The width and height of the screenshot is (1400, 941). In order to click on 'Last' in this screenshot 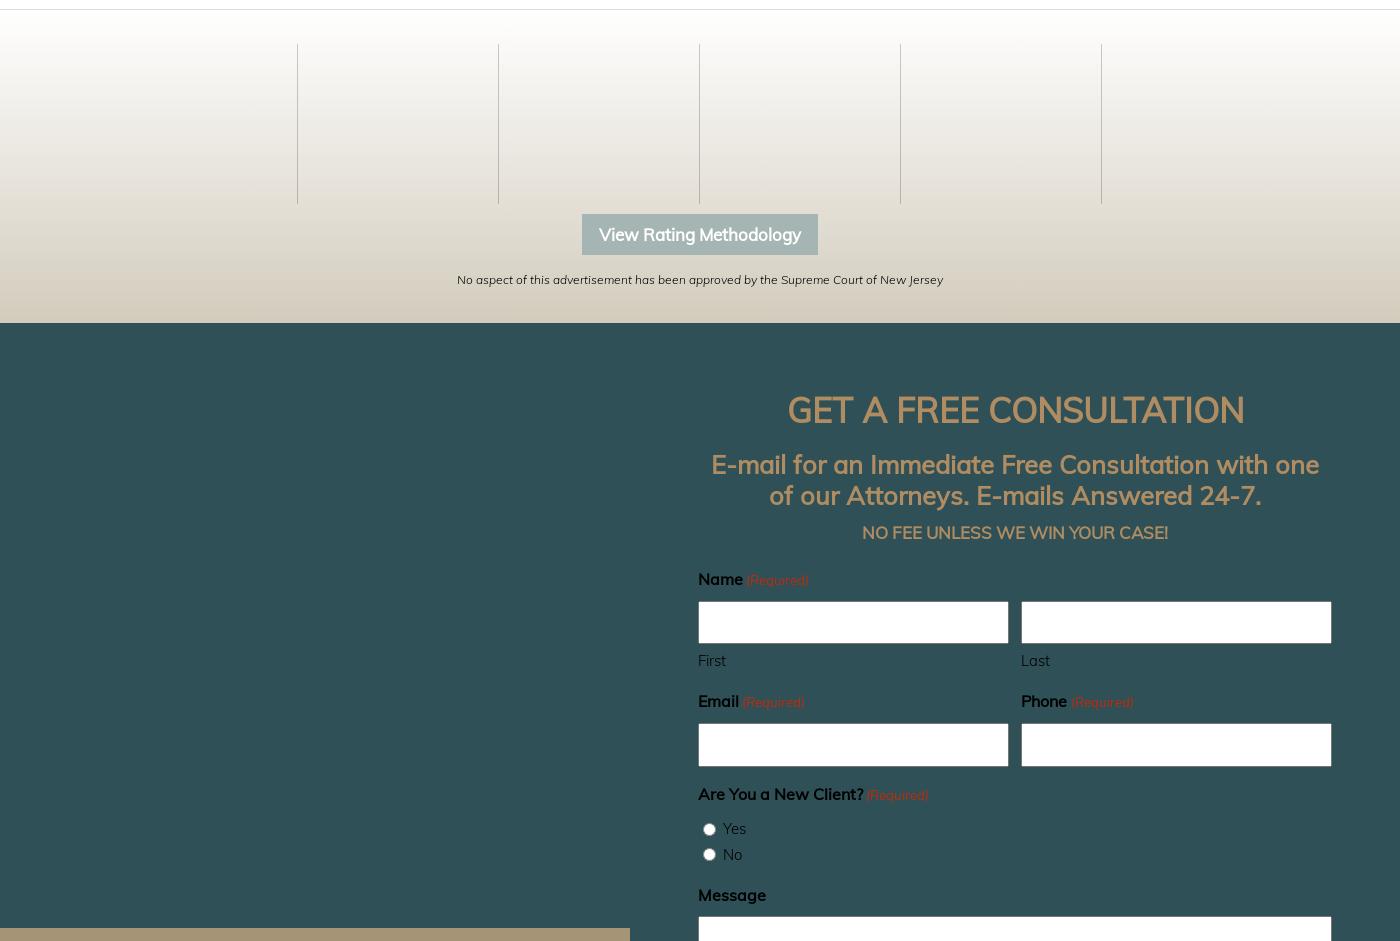, I will do `click(1035, 659)`.